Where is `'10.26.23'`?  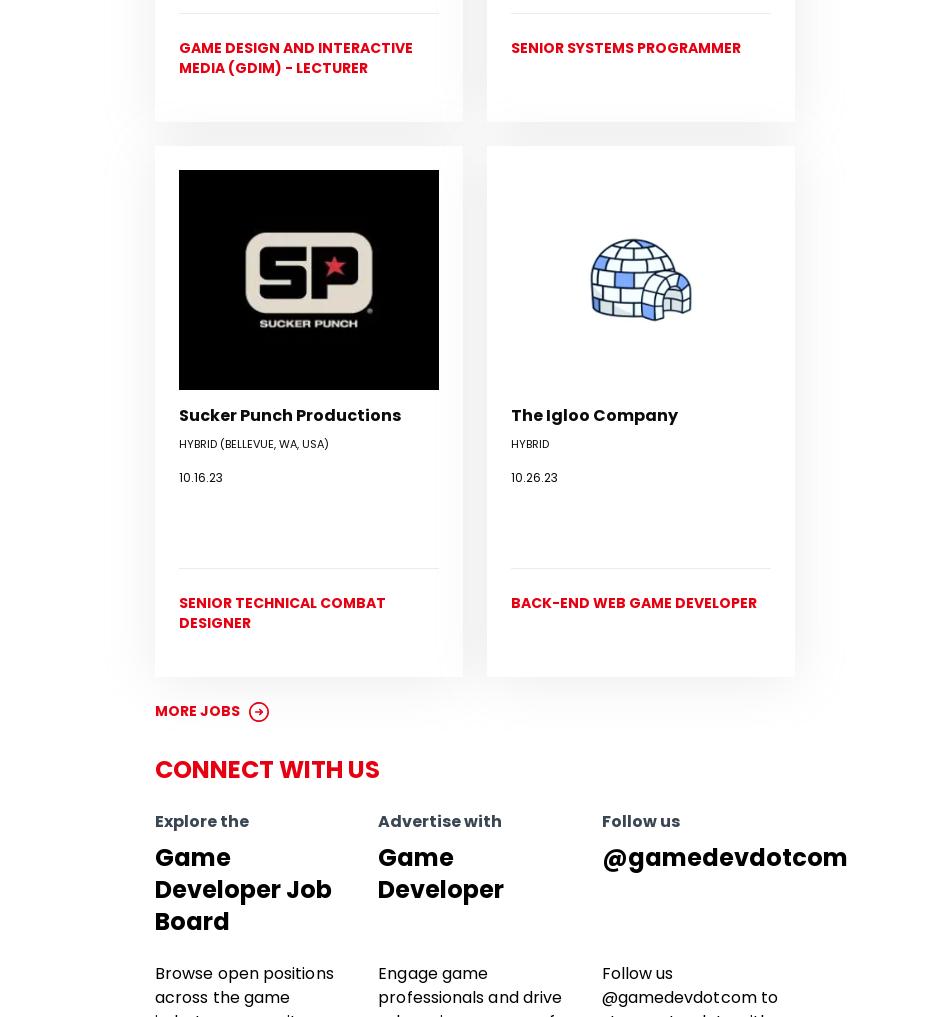
'10.26.23' is located at coordinates (534, 475).